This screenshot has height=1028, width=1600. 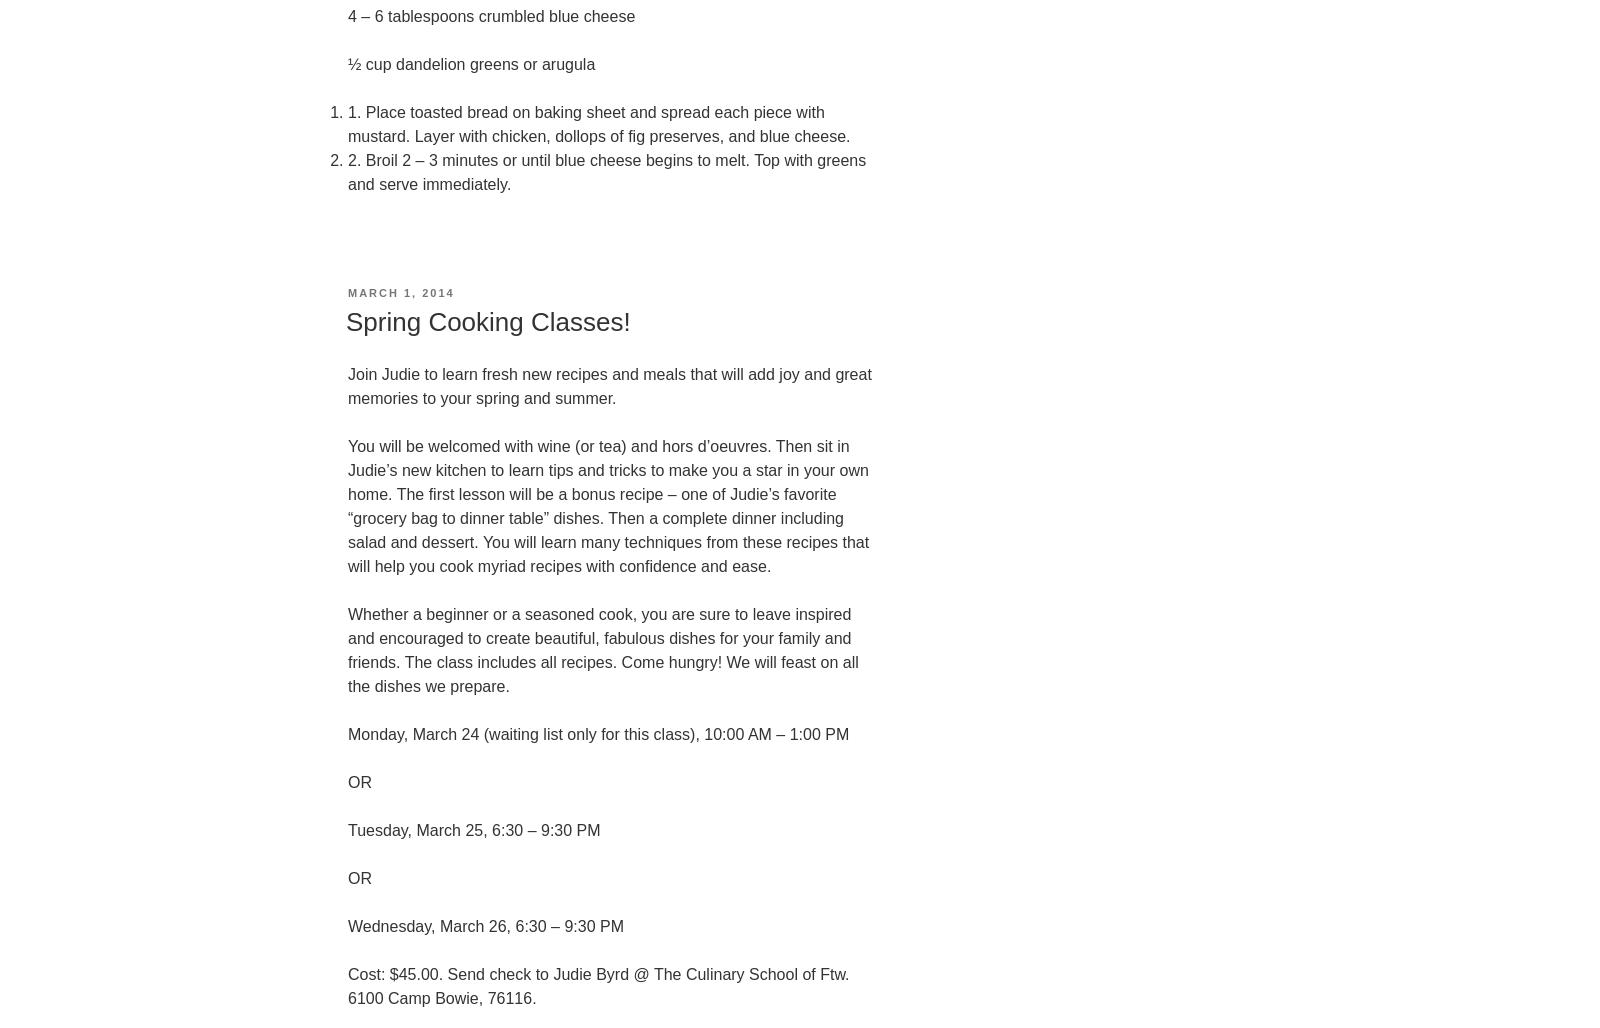 What do you see at coordinates (607, 171) in the screenshot?
I see `'2. Broil 2 – 3 minutes or until blue cheese begins to melt. Top with greens and serve immediately.'` at bounding box center [607, 171].